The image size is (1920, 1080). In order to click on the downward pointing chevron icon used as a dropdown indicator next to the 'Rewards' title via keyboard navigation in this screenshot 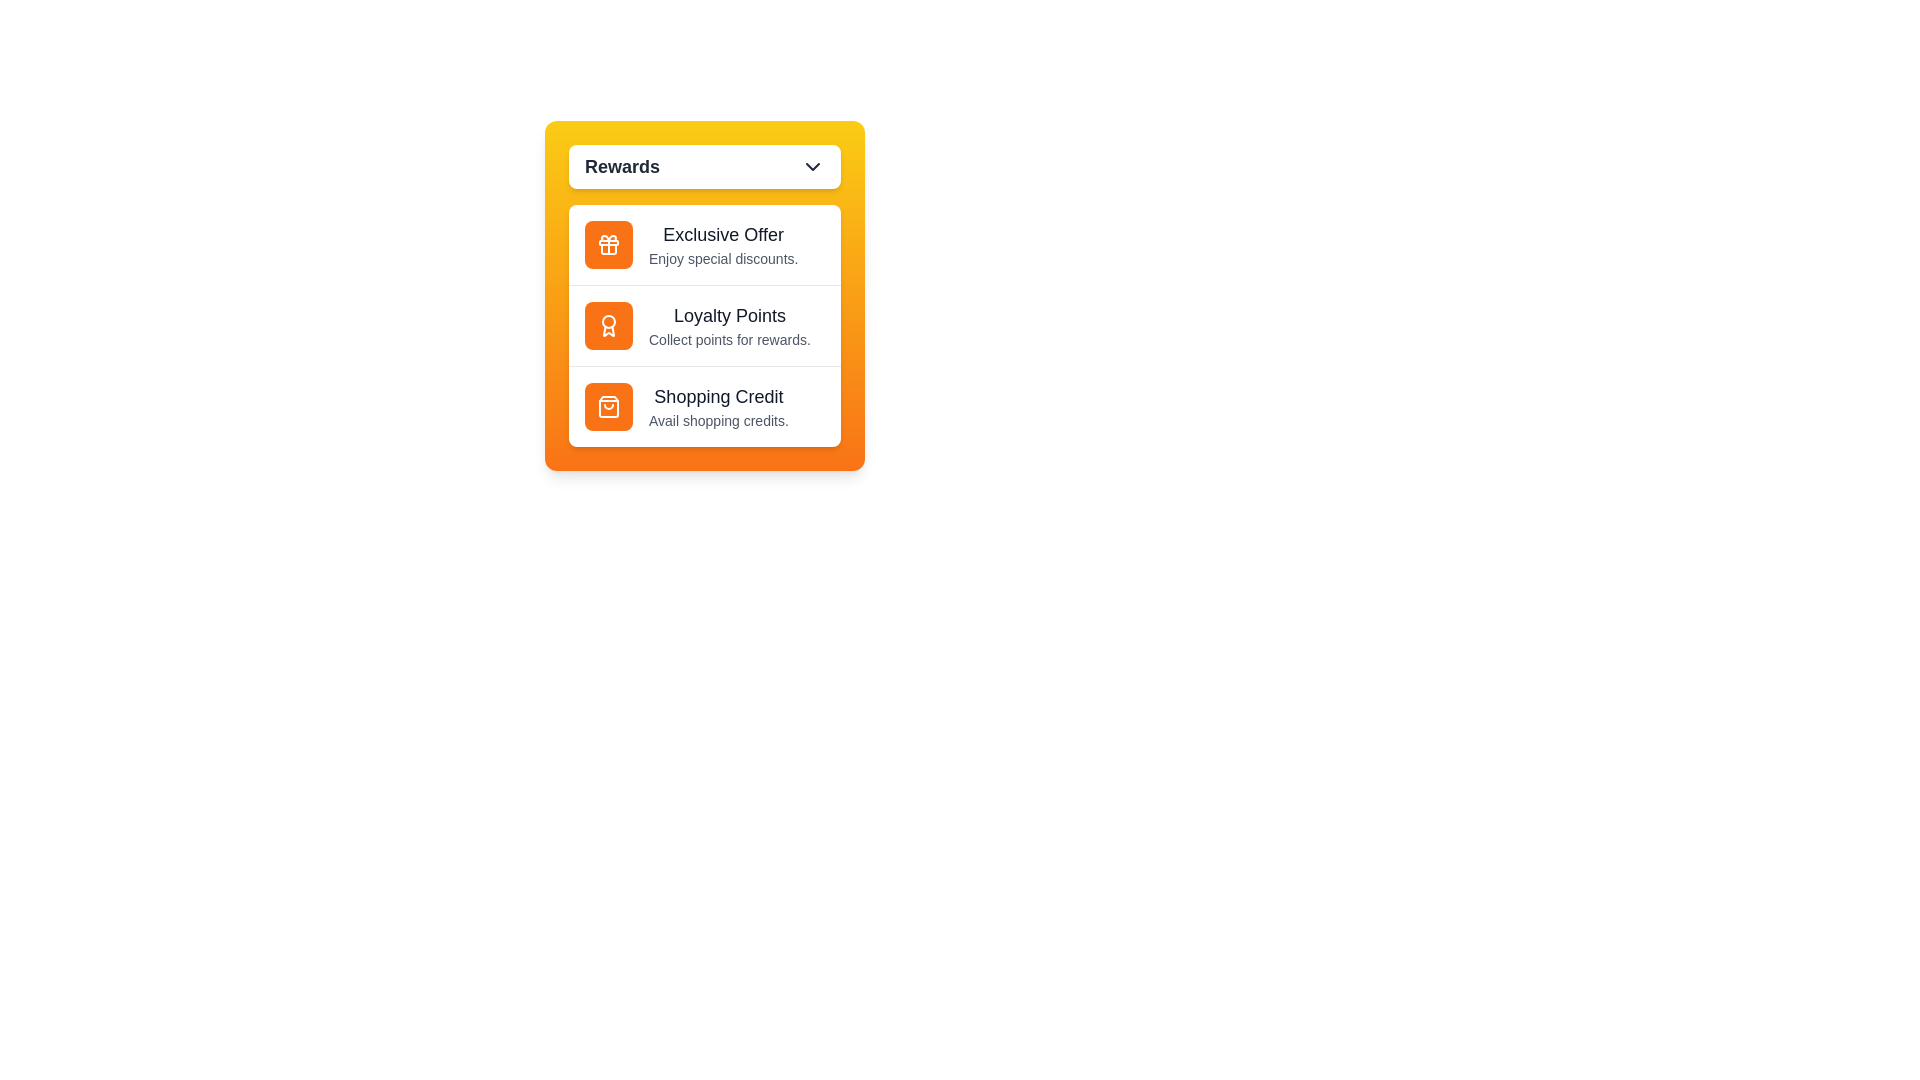, I will do `click(812, 165)`.